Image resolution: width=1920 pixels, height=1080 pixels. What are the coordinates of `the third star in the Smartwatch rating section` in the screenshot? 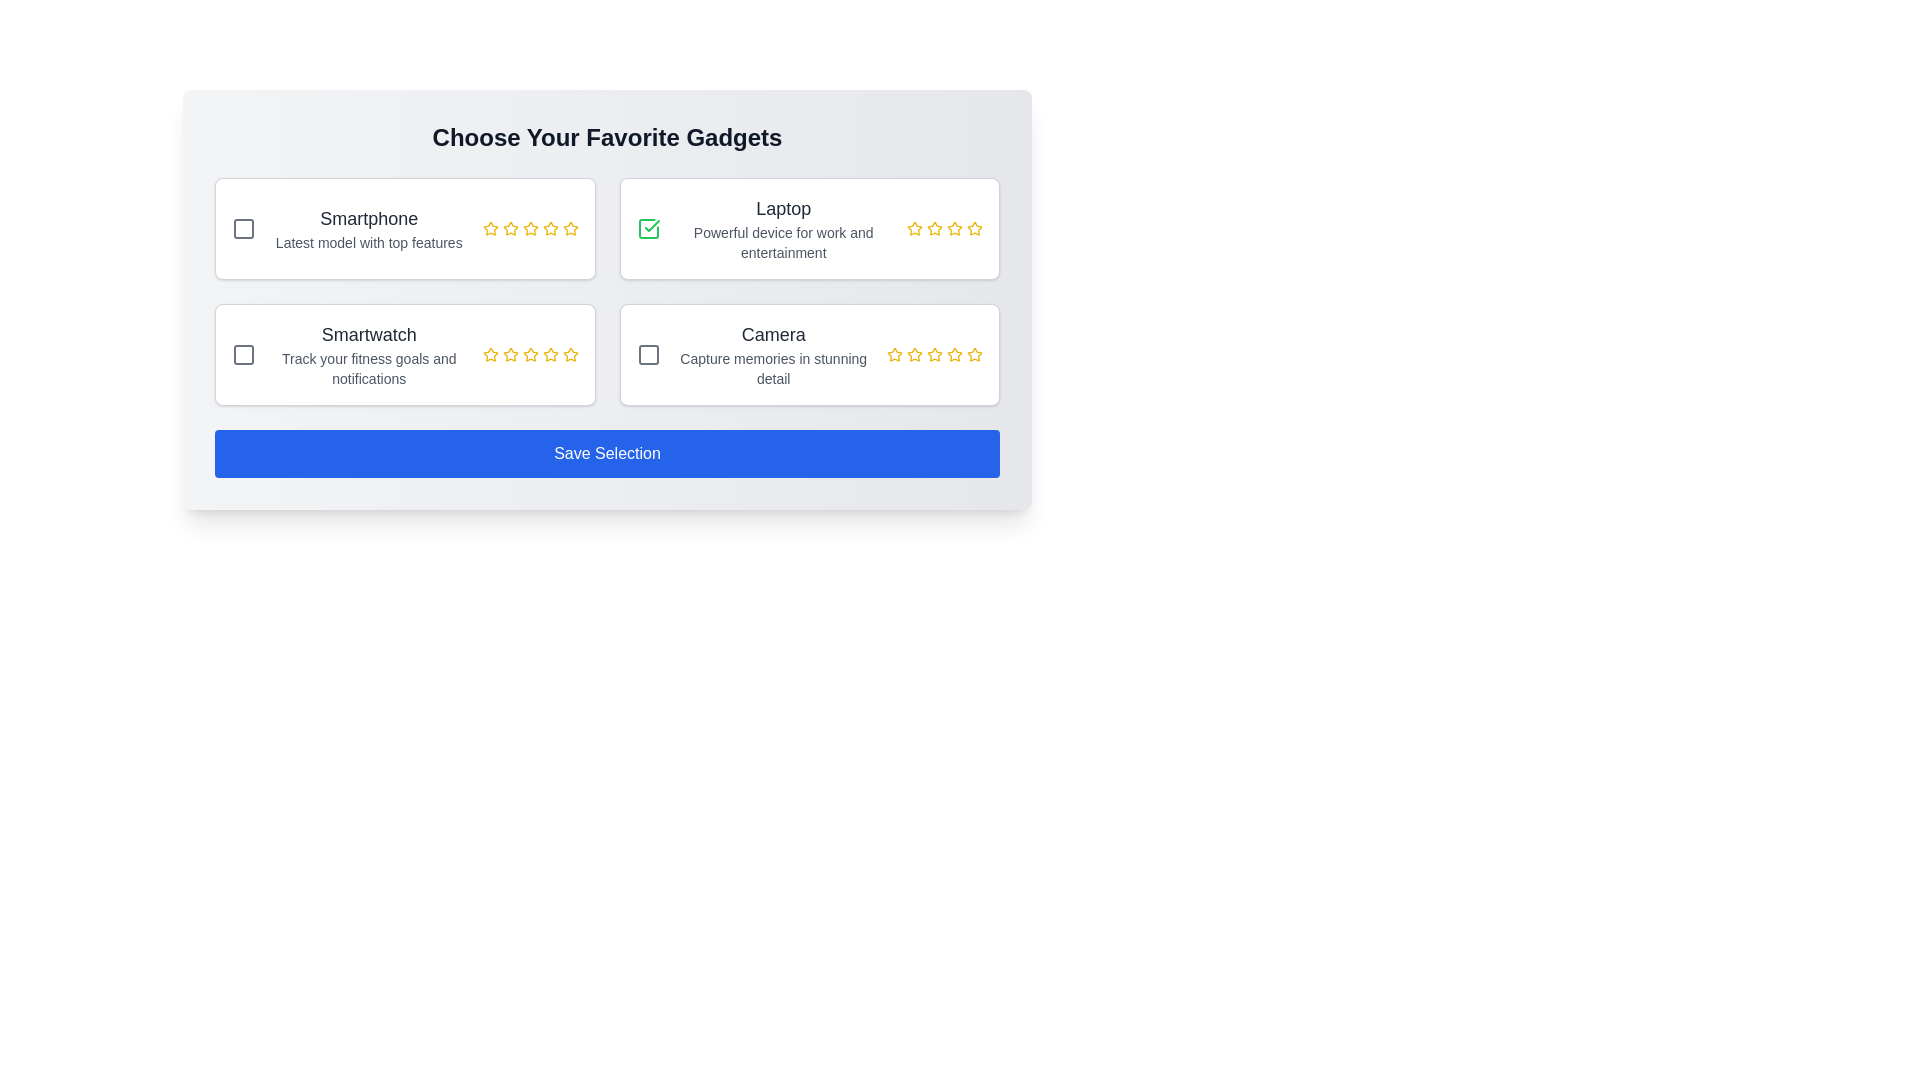 It's located at (490, 353).